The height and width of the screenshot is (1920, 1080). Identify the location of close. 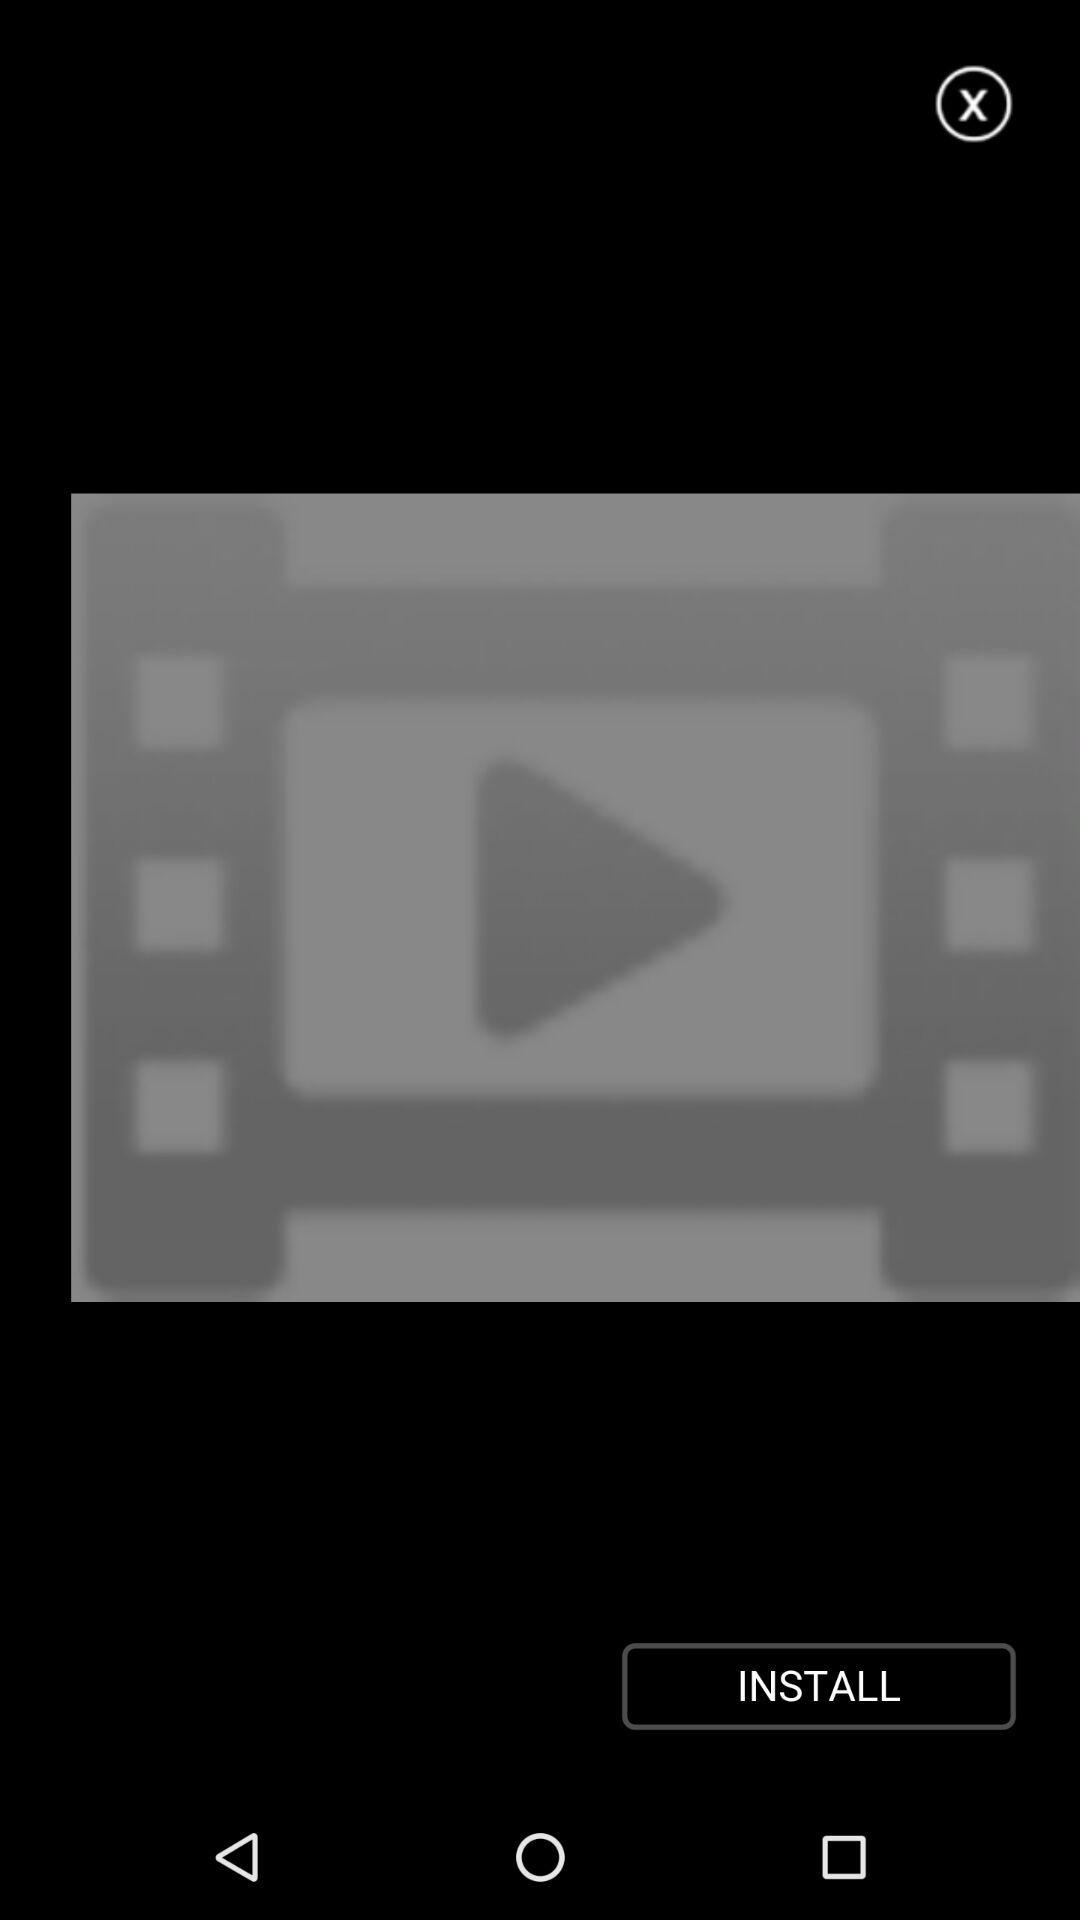
(974, 104).